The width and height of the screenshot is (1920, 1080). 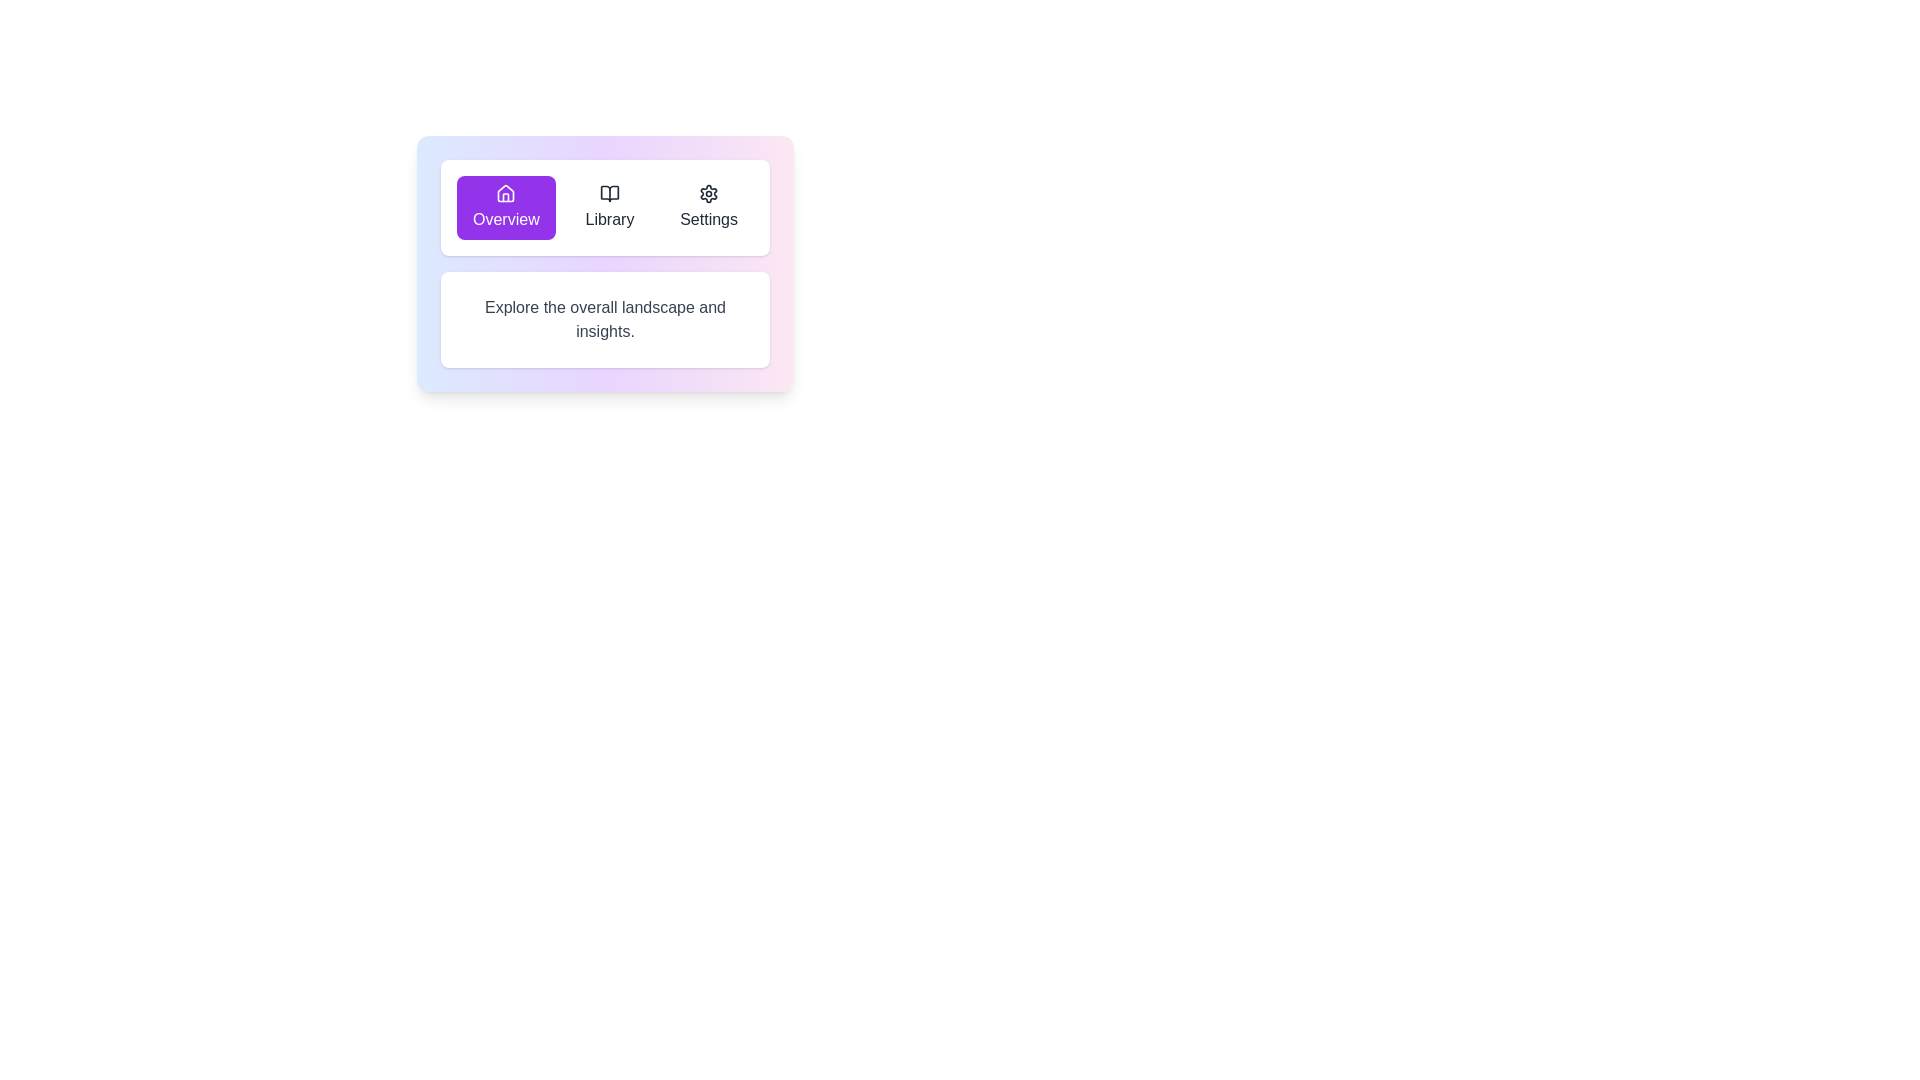 What do you see at coordinates (608, 193) in the screenshot?
I see `the Decorative Icon within the 'Library' button in the center row of the navigation bar` at bounding box center [608, 193].